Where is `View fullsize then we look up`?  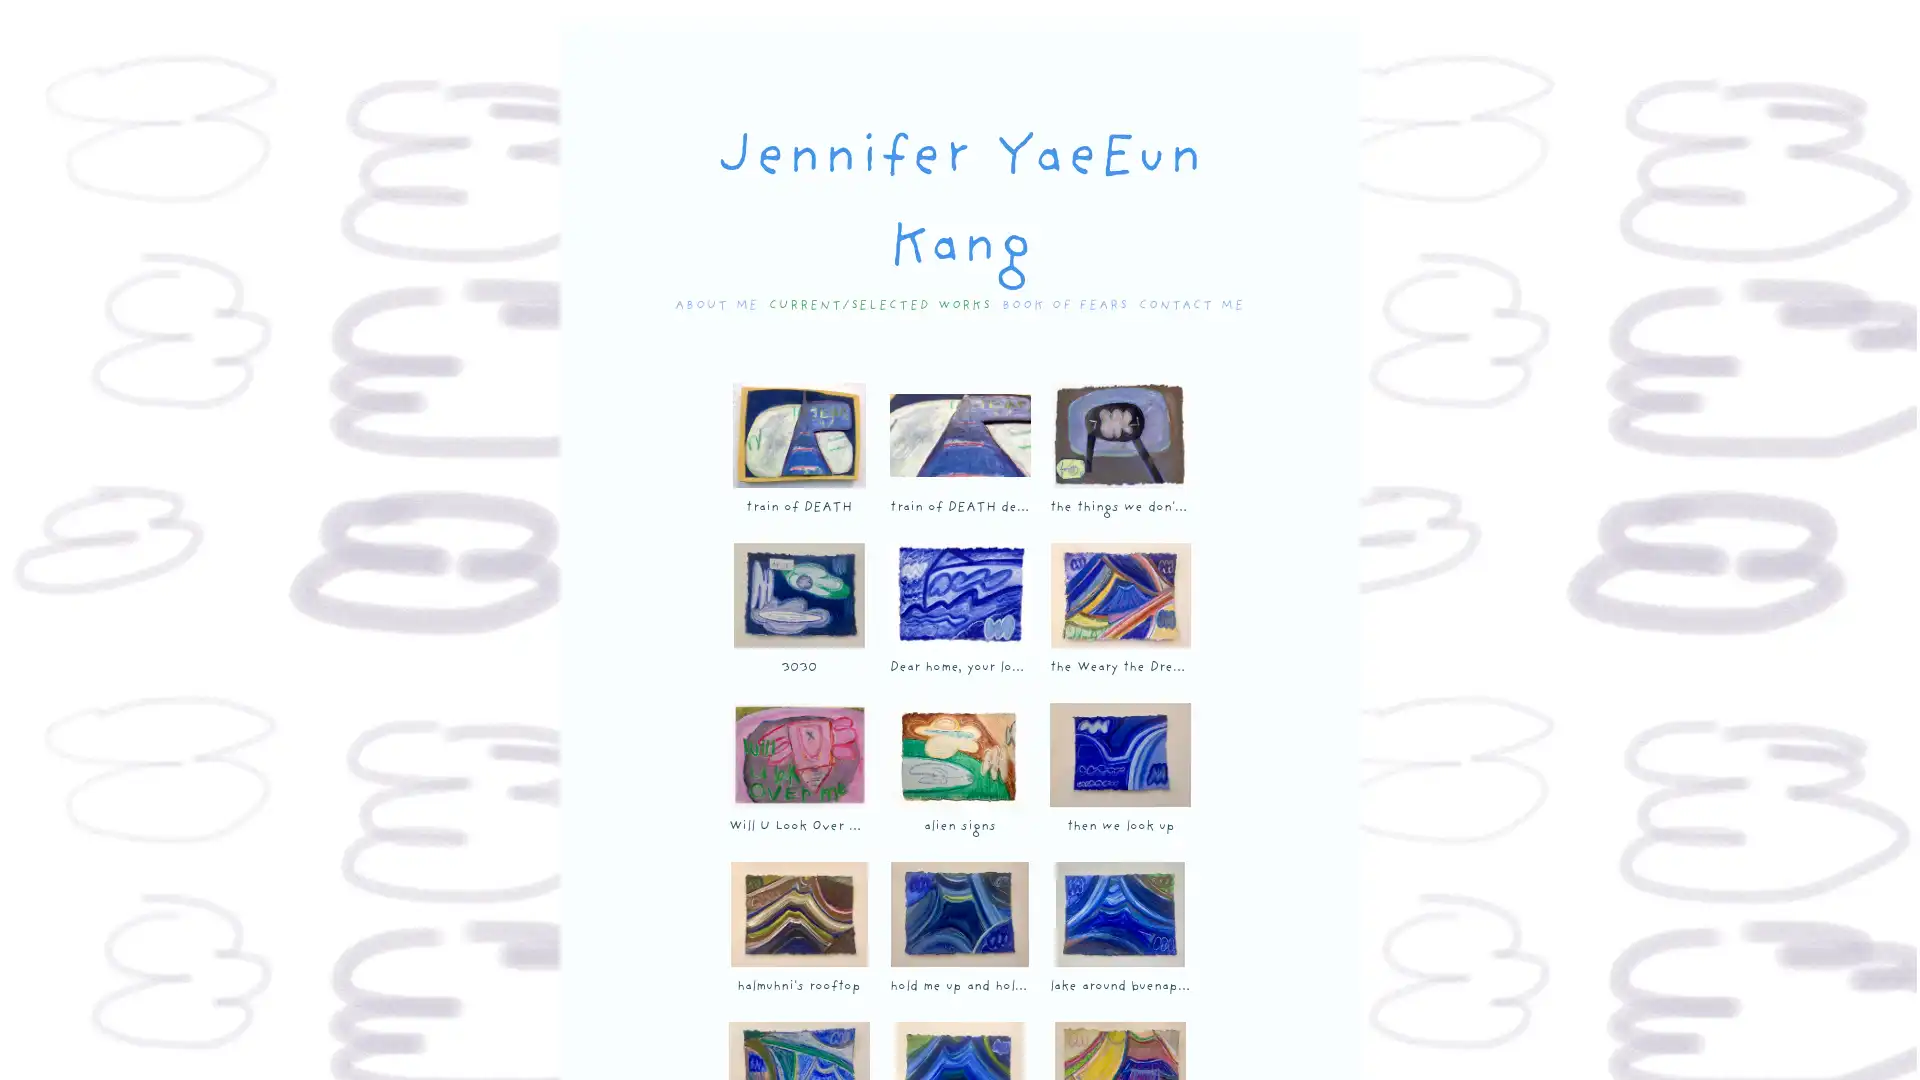 View fullsize then we look up is located at coordinates (1118, 755).